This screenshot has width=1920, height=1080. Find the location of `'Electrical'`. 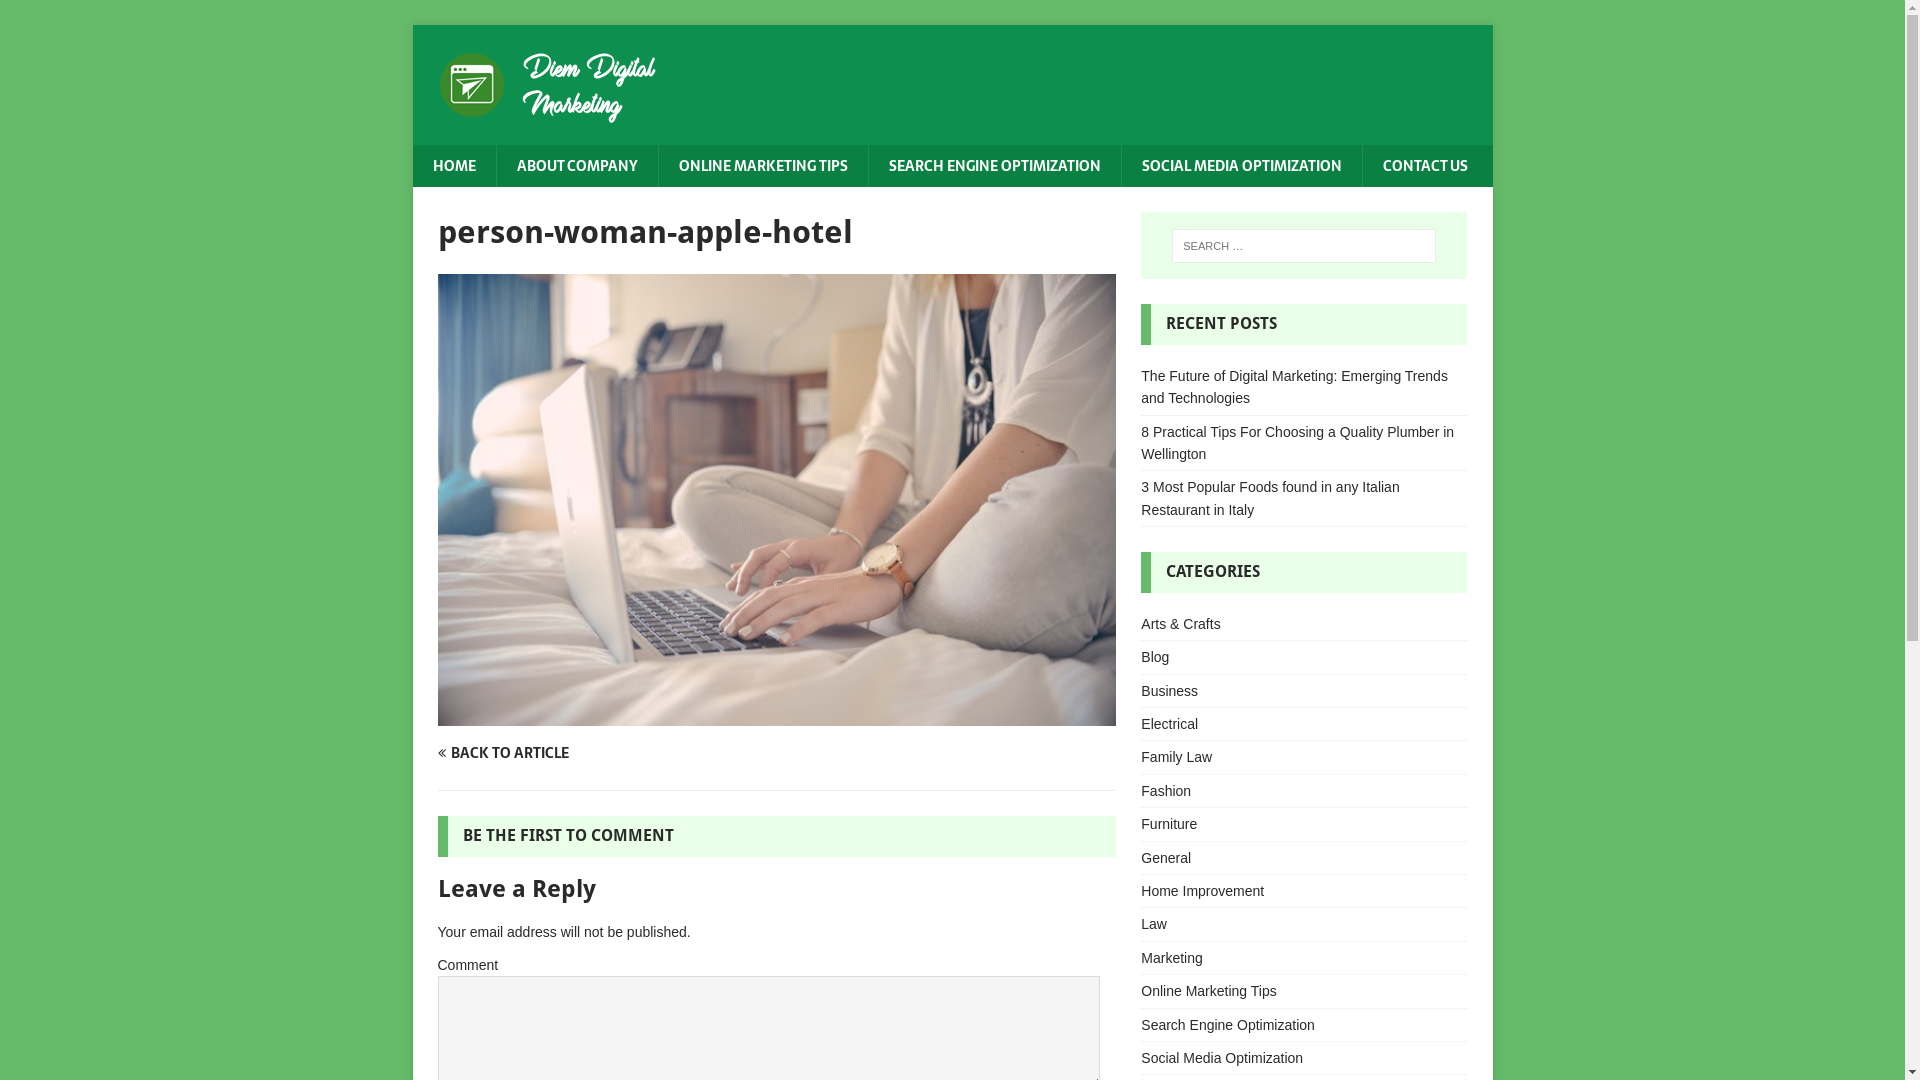

'Electrical' is located at coordinates (1304, 724).